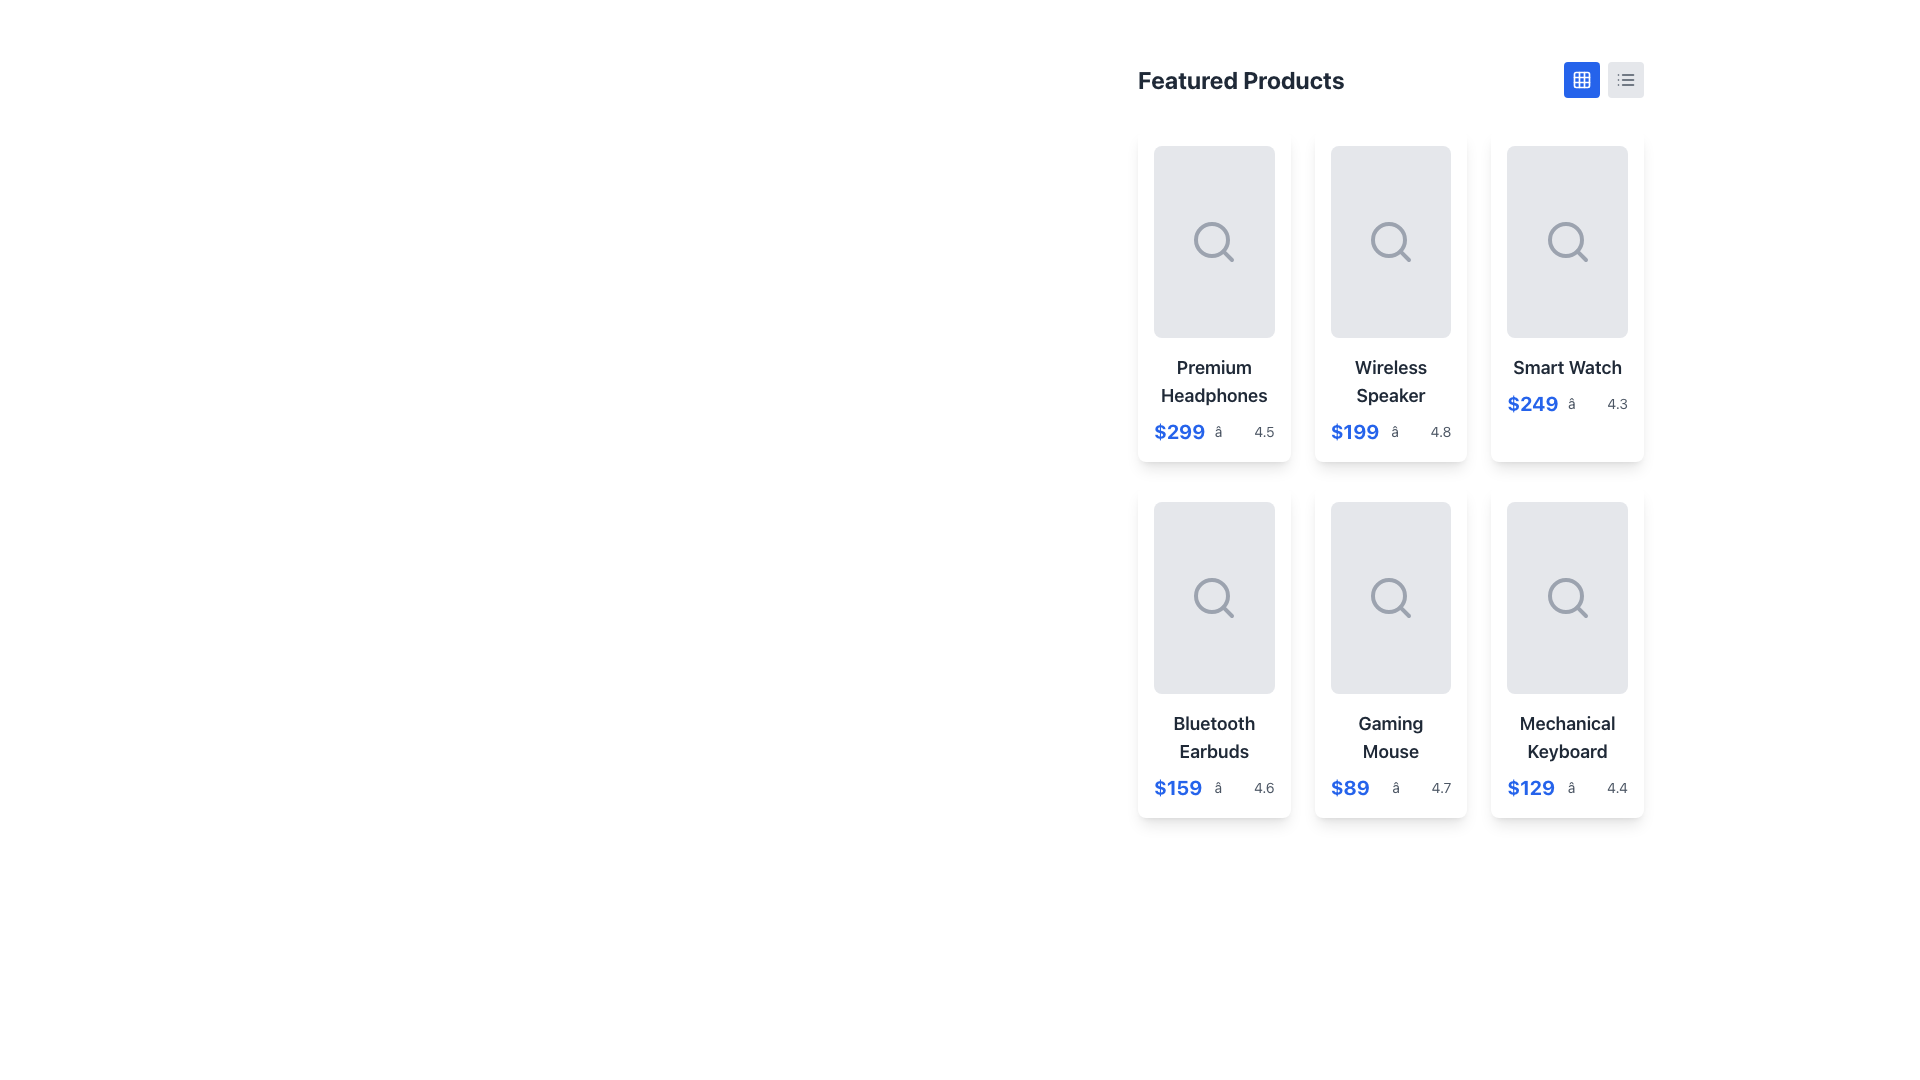 The height and width of the screenshot is (1080, 1920). Describe the element at coordinates (1566, 241) in the screenshot. I see `the magnifying glass icon located in the top-right card of the grid layout` at that location.